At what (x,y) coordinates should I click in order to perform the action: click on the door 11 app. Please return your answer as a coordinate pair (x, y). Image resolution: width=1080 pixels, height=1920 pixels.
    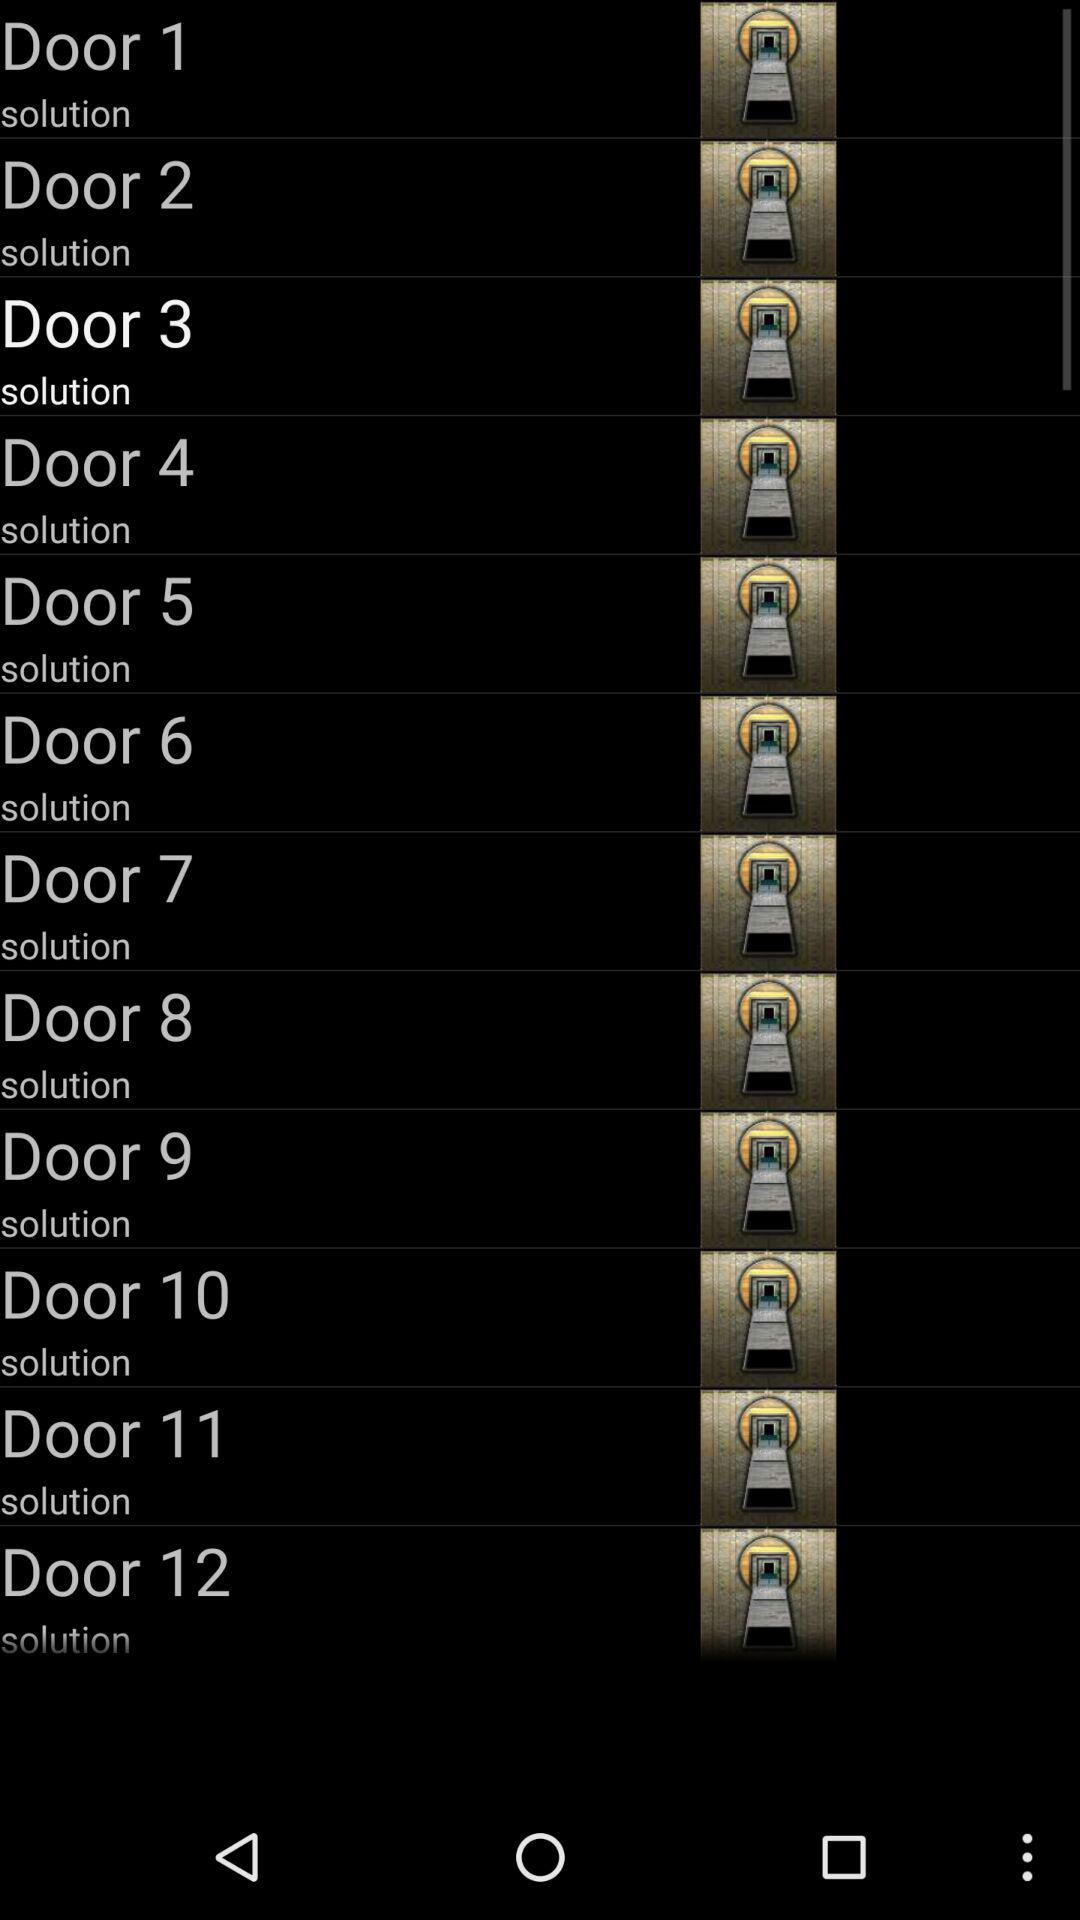
    Looking at the image, I should click on (346, 1430).